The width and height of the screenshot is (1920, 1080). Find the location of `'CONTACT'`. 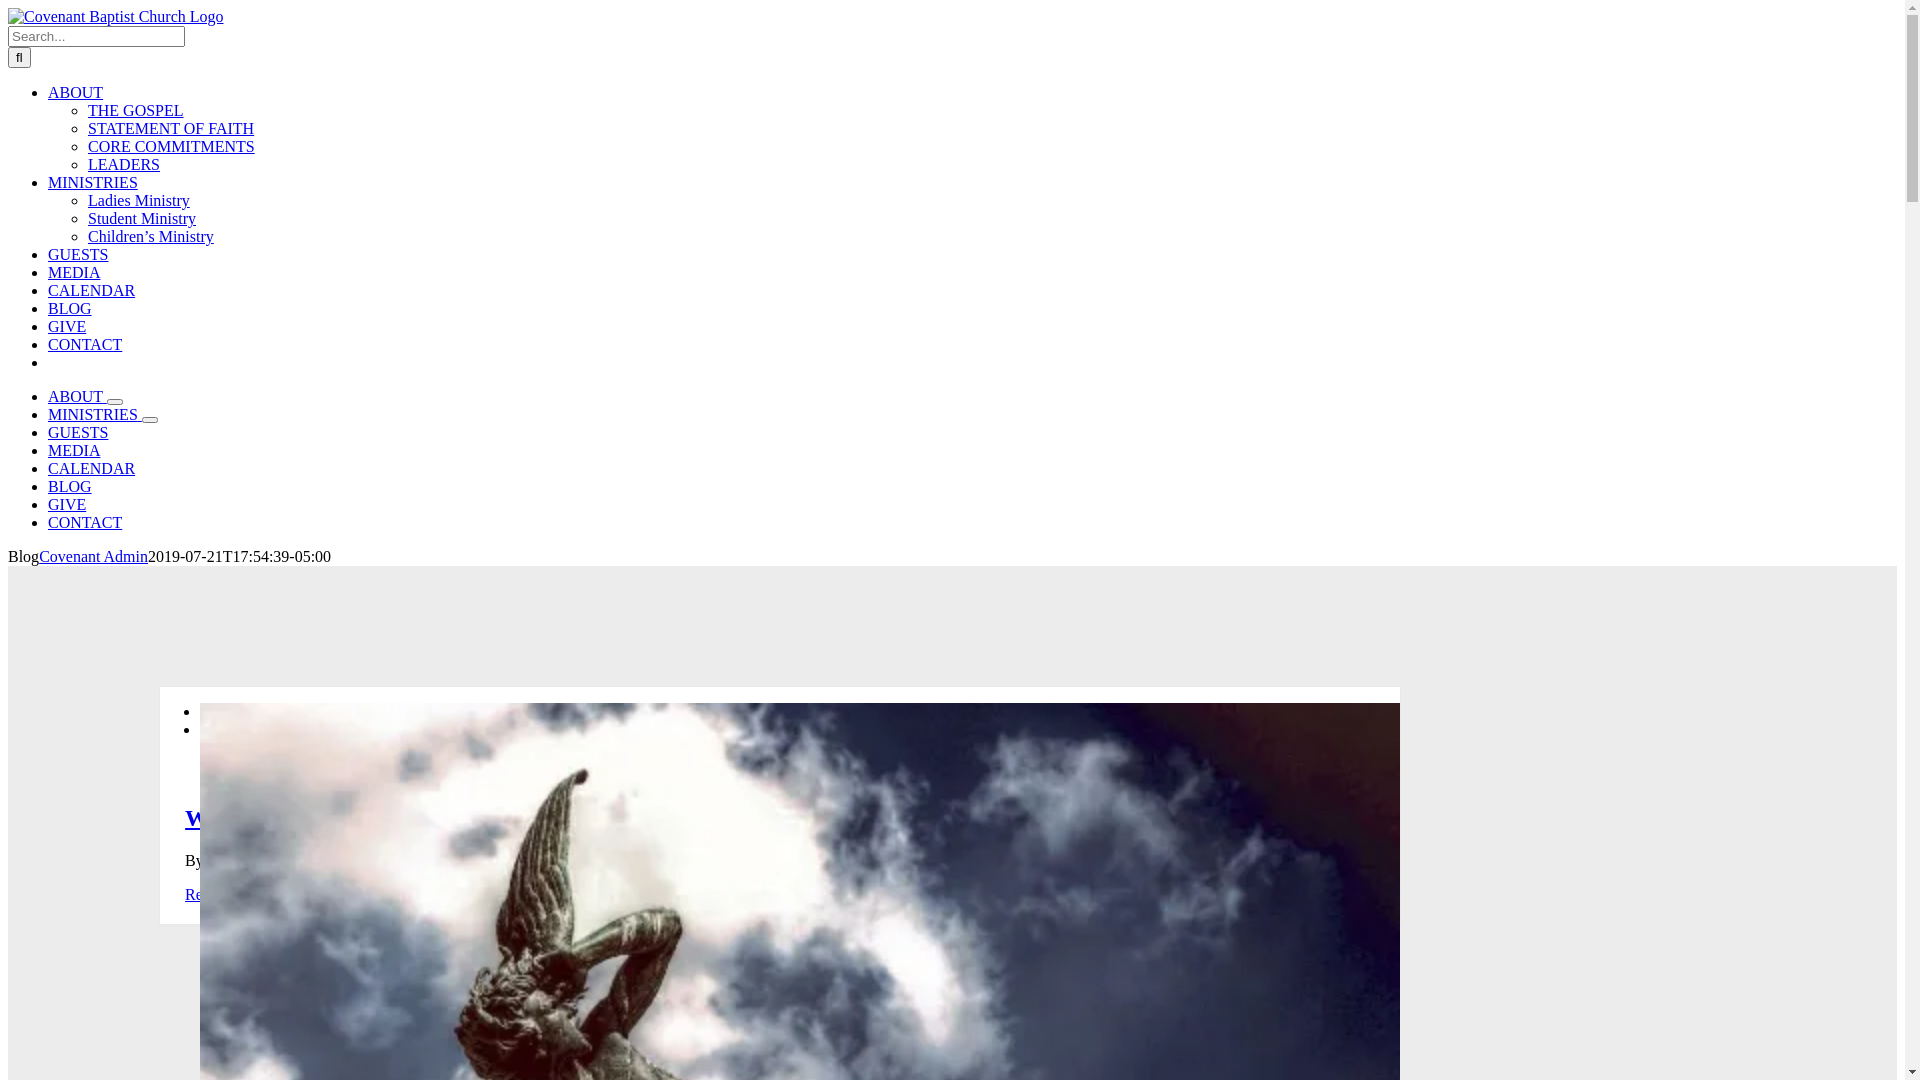

'CONTACT' is located at coordinates (84, 343).